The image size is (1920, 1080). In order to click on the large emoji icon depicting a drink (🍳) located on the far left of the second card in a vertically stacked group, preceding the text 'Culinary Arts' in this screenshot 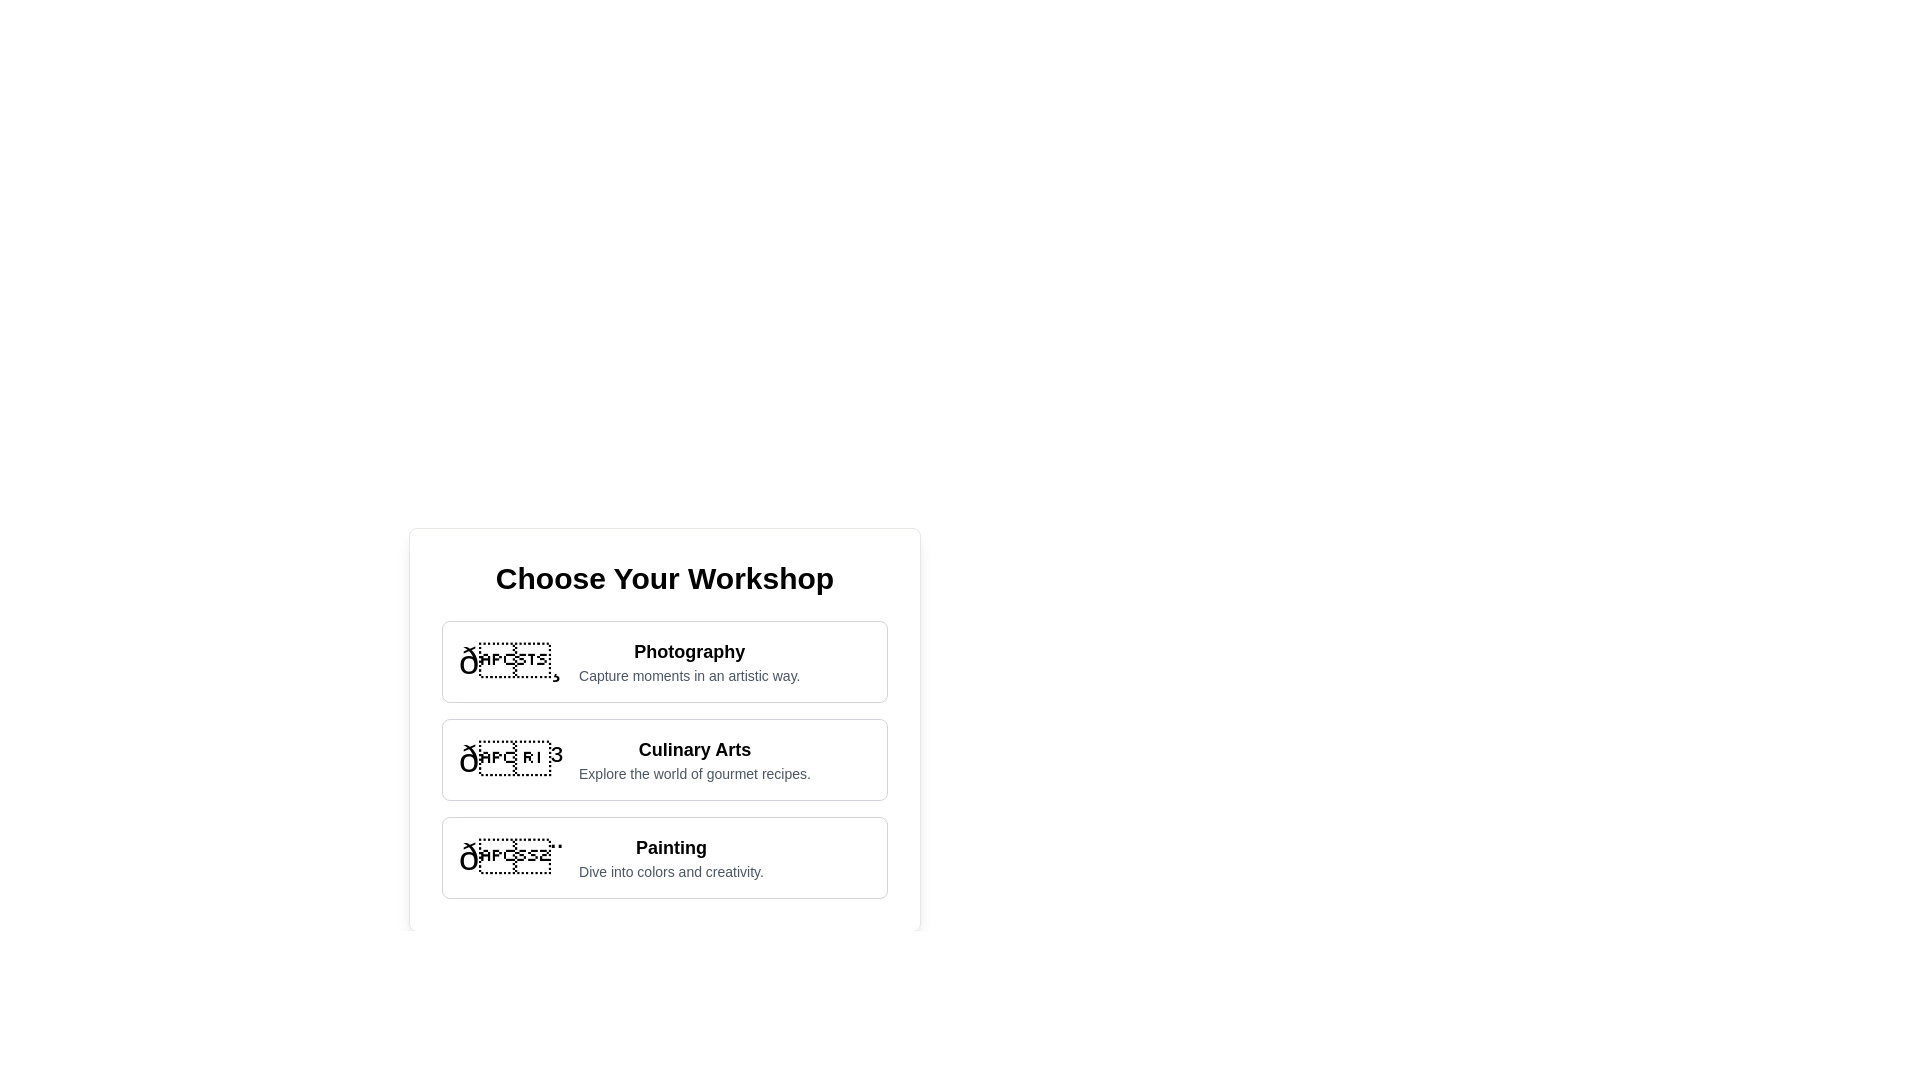, I will do `click(511, 759)`.